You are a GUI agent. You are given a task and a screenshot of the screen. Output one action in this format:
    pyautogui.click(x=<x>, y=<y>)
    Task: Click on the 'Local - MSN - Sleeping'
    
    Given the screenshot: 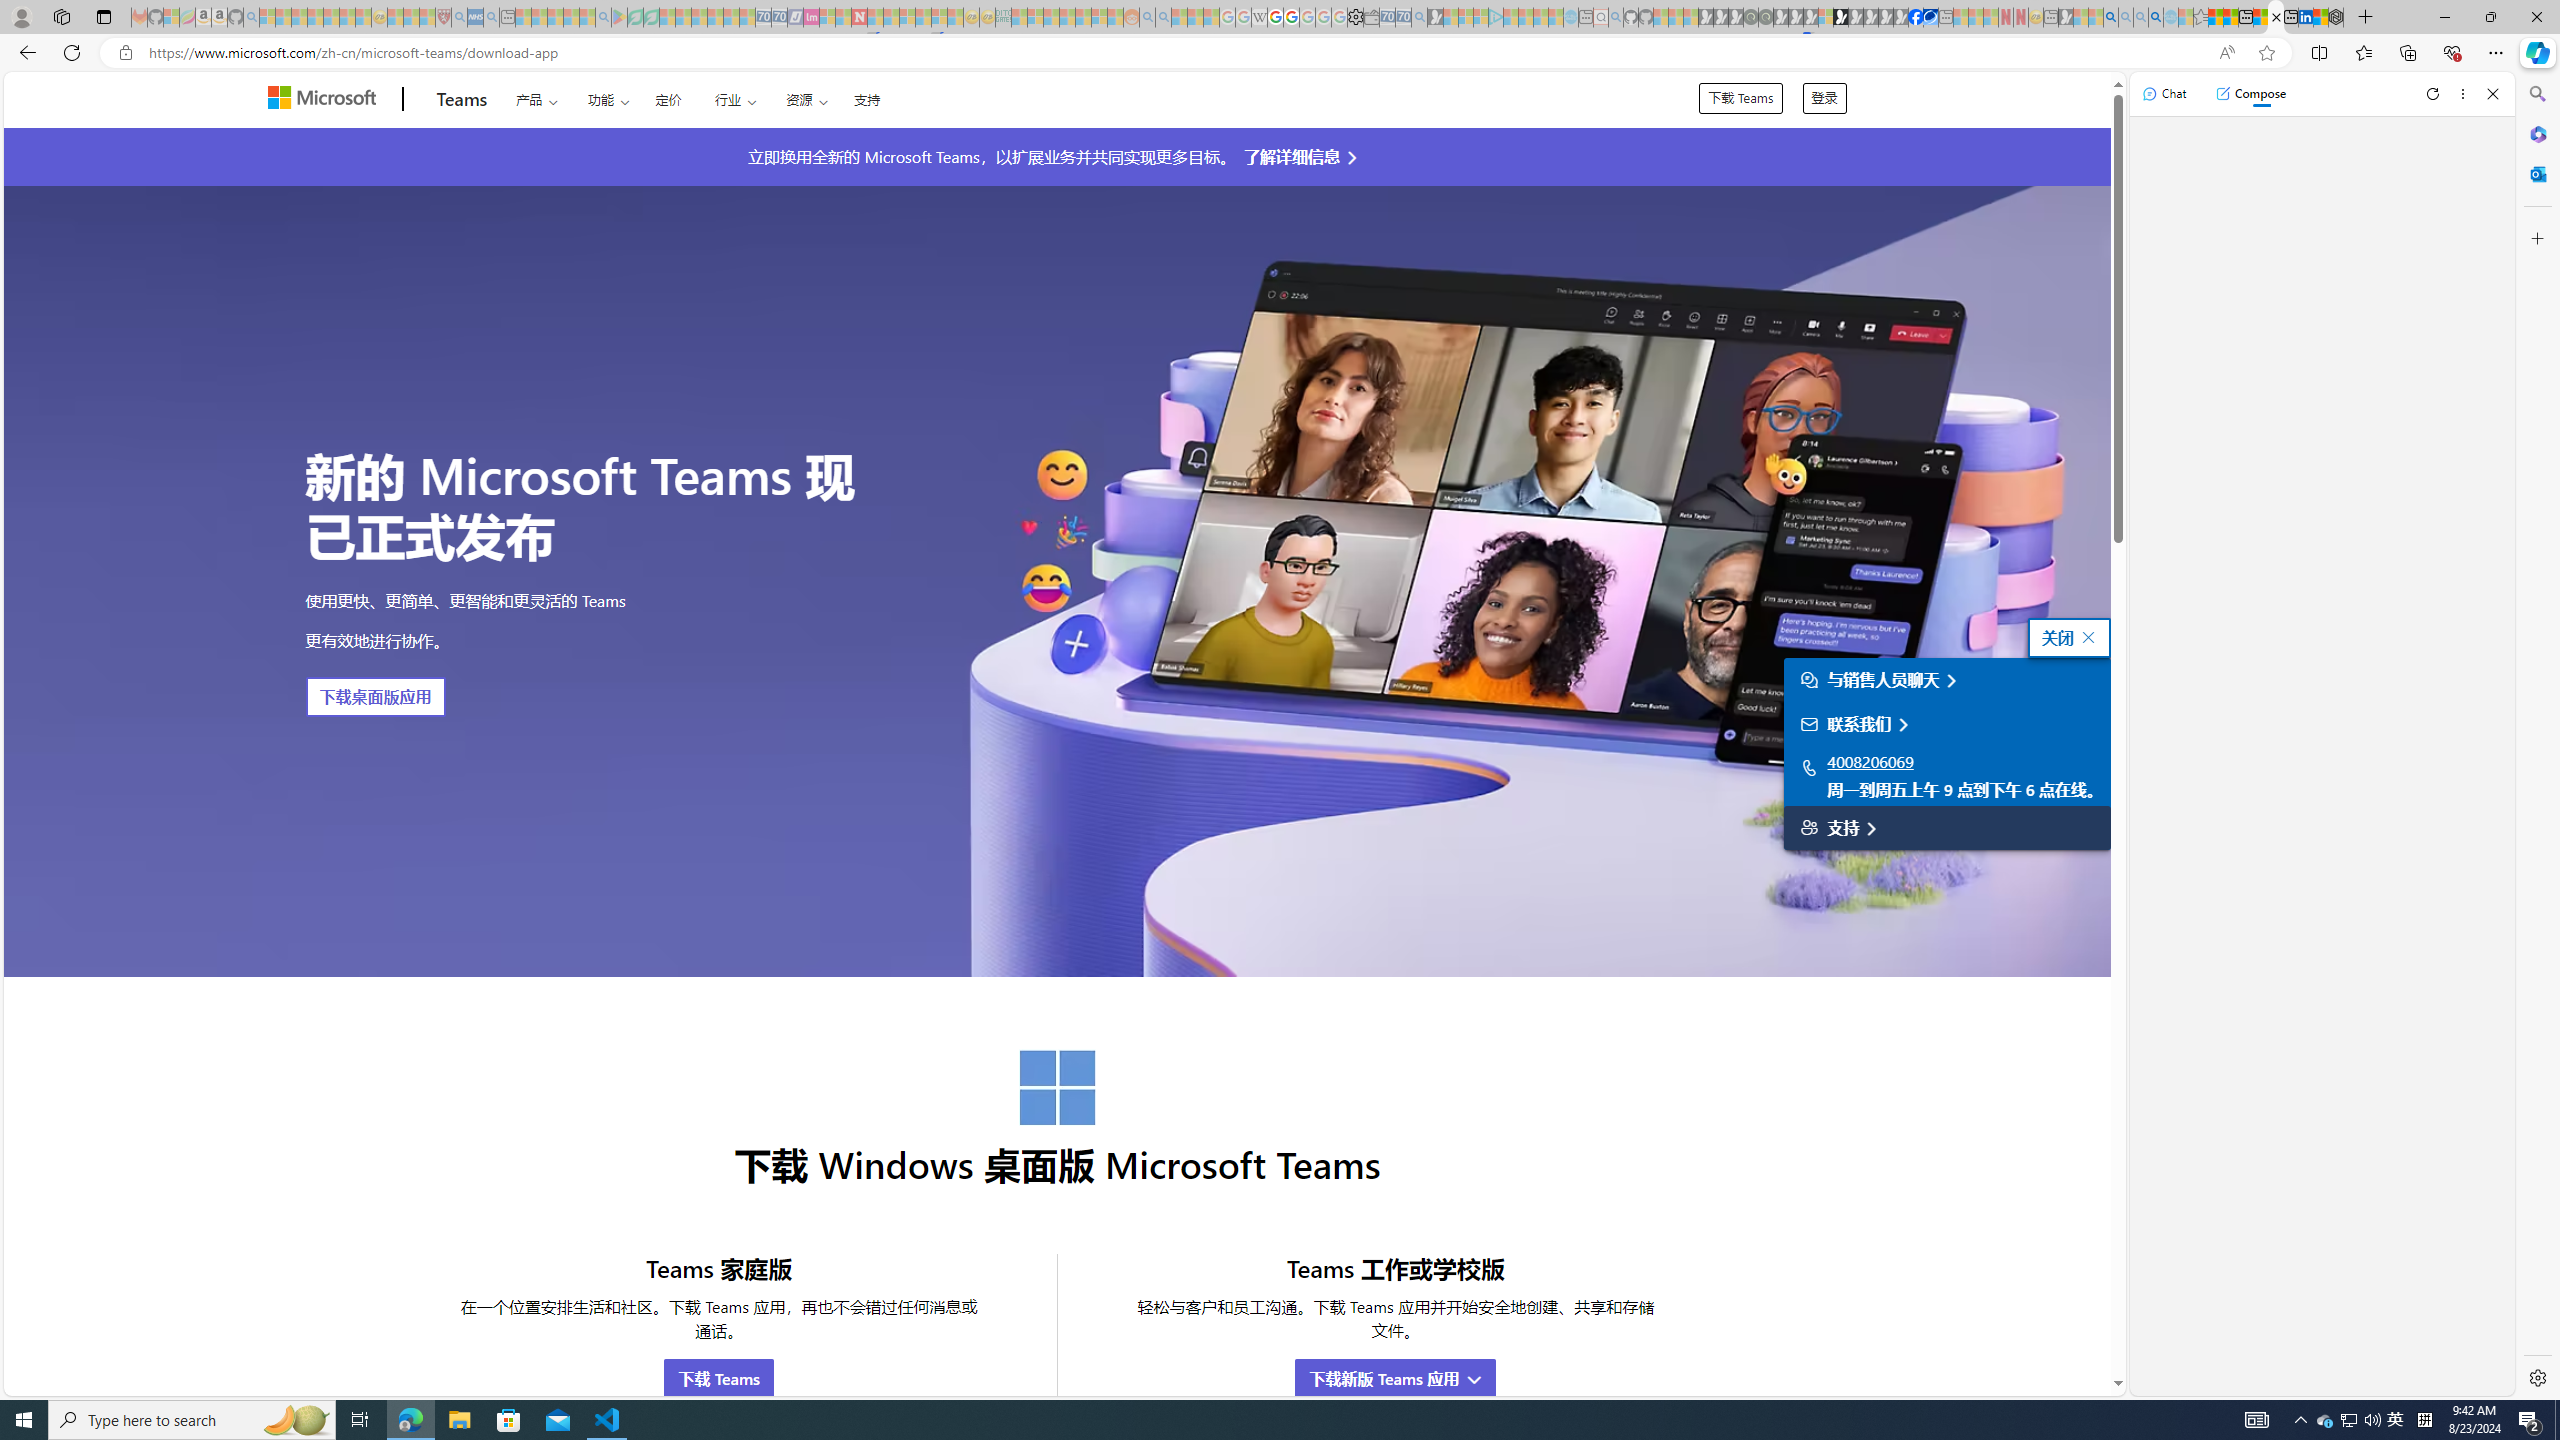 What is the action you would take?
    pyautogui.click(x=427, y=16)
    